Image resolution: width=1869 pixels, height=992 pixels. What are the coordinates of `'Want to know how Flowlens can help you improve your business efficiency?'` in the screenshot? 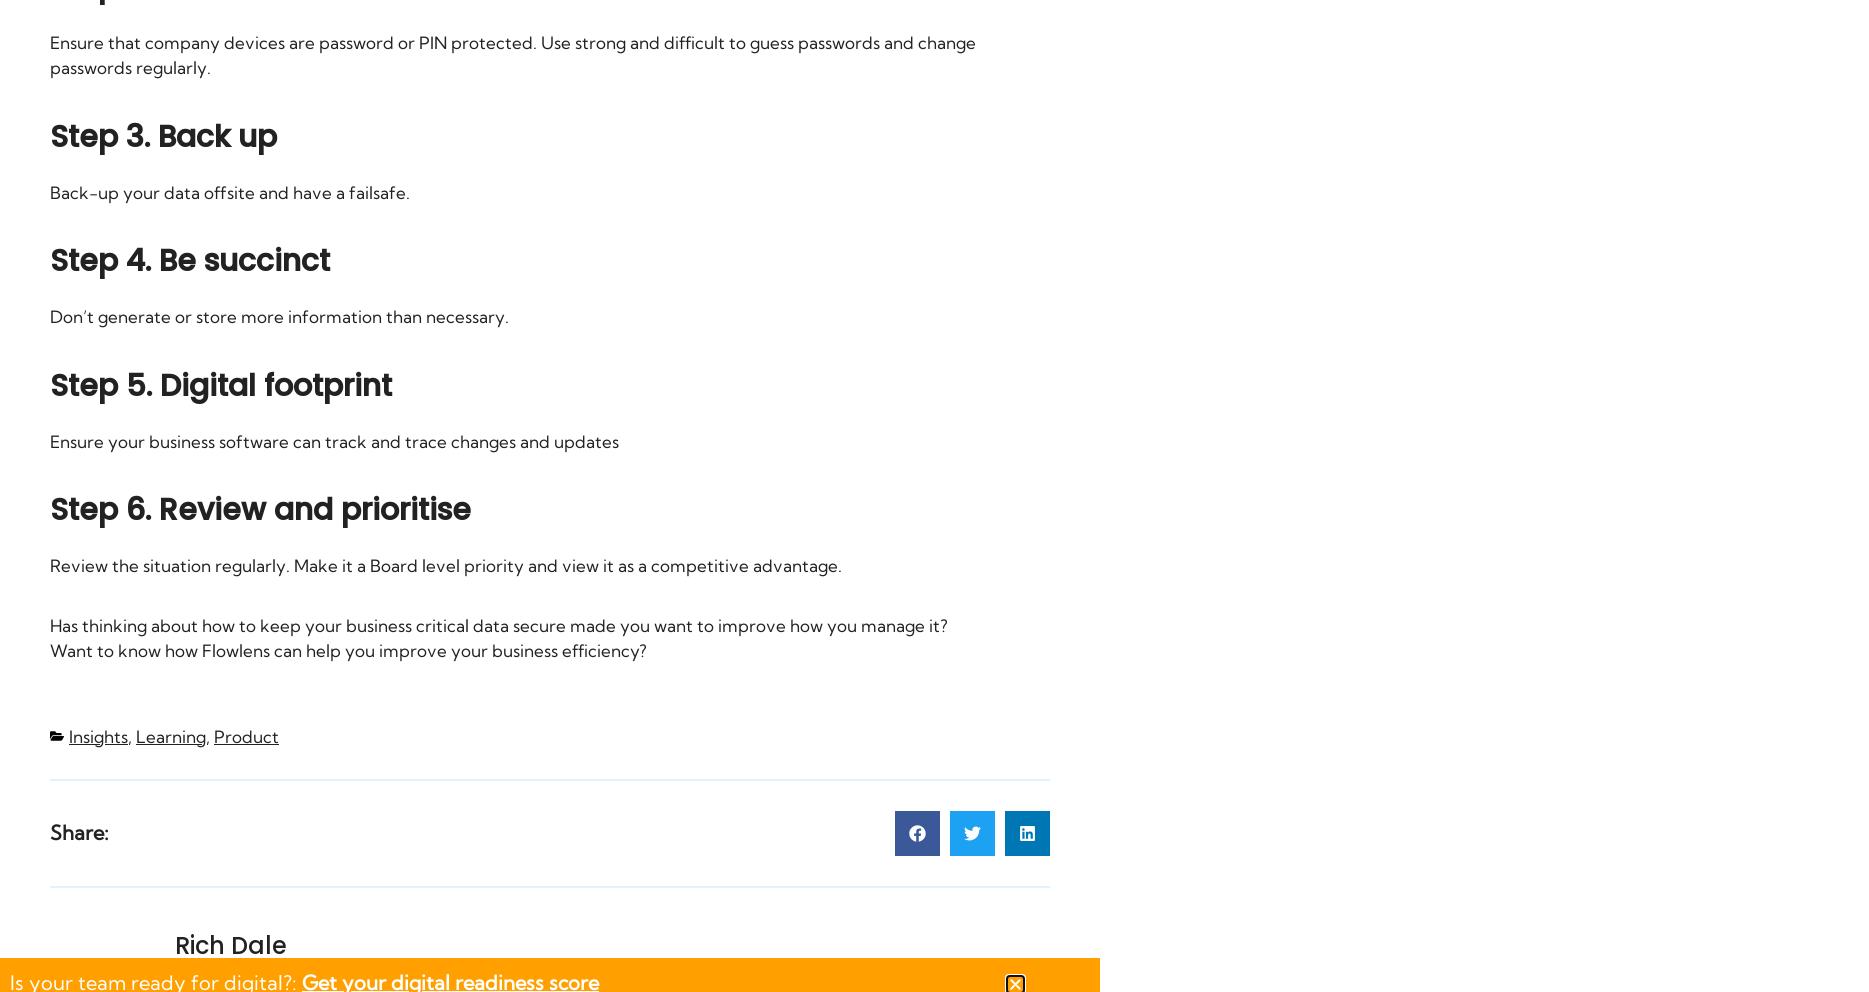 It's located at (348, 650).